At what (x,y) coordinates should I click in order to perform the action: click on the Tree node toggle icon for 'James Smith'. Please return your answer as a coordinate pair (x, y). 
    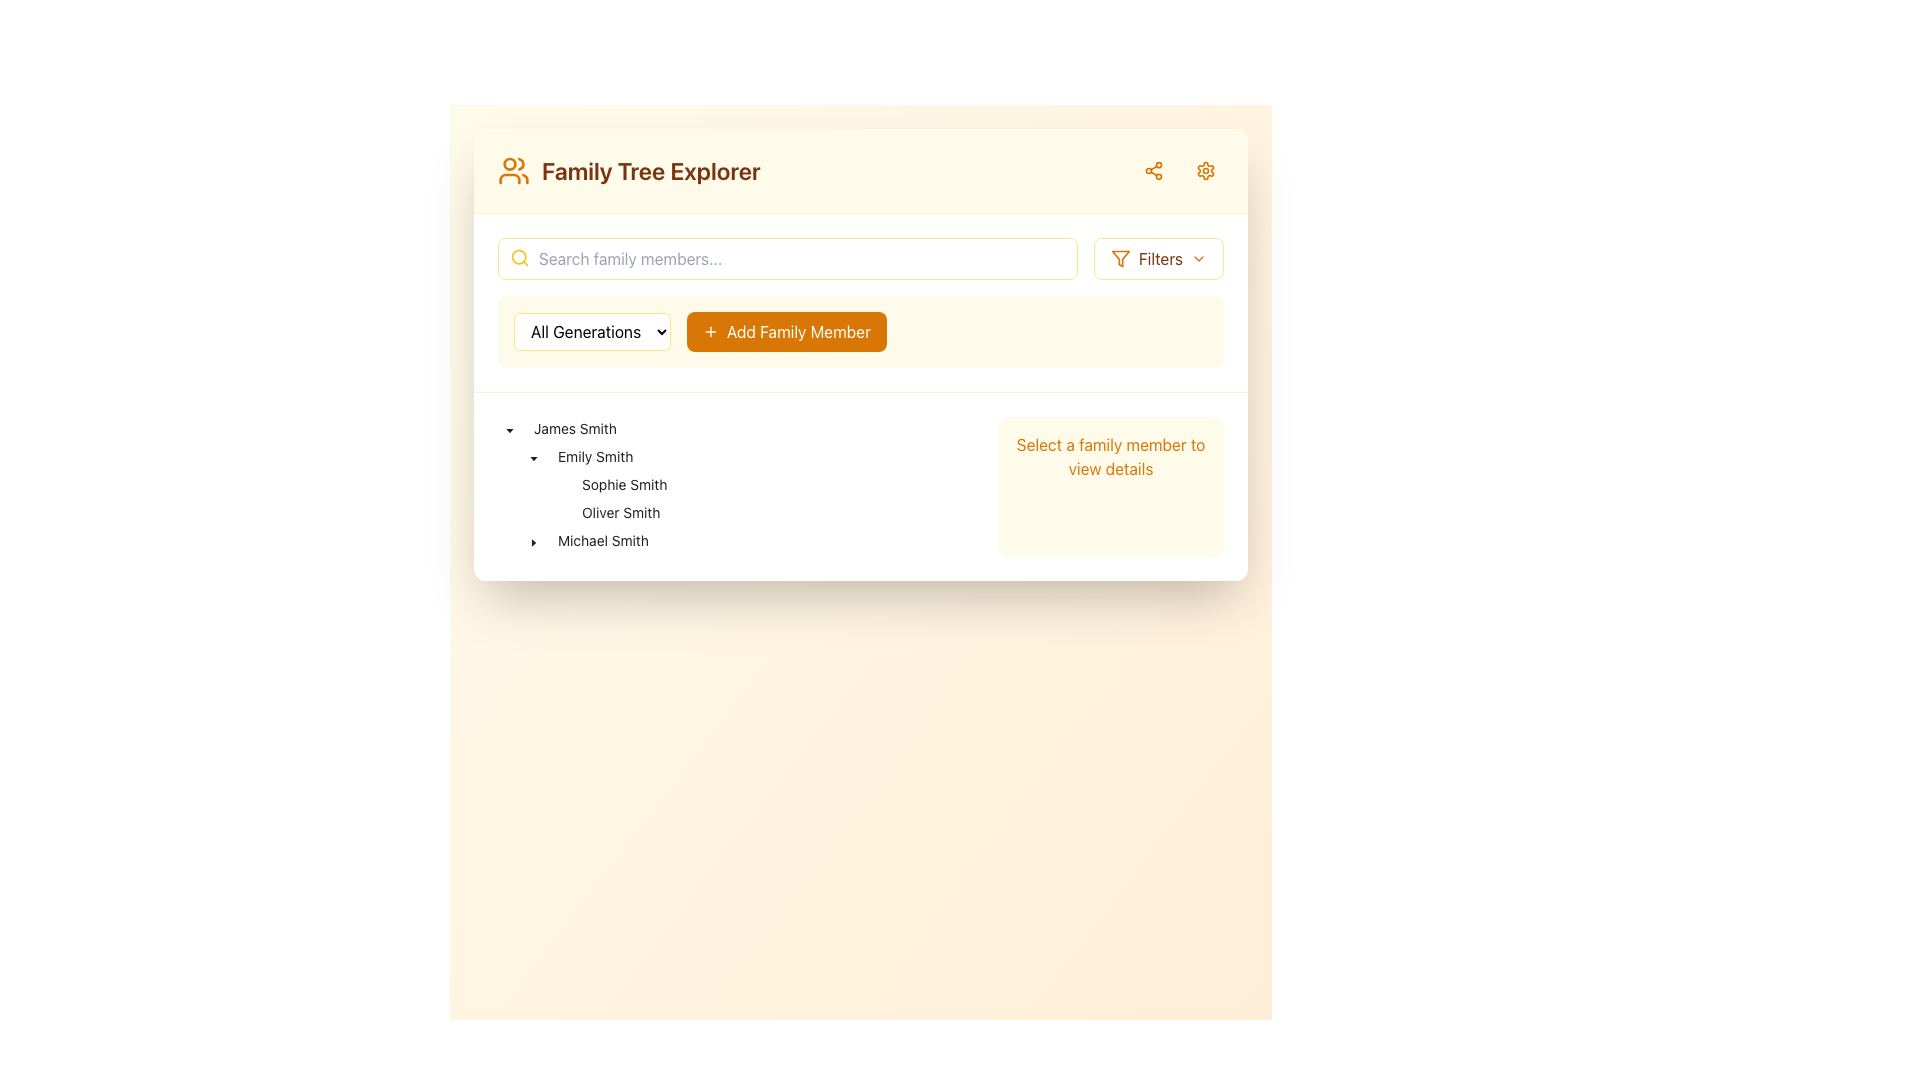
    Looking at the image, I should click on (509, 427).